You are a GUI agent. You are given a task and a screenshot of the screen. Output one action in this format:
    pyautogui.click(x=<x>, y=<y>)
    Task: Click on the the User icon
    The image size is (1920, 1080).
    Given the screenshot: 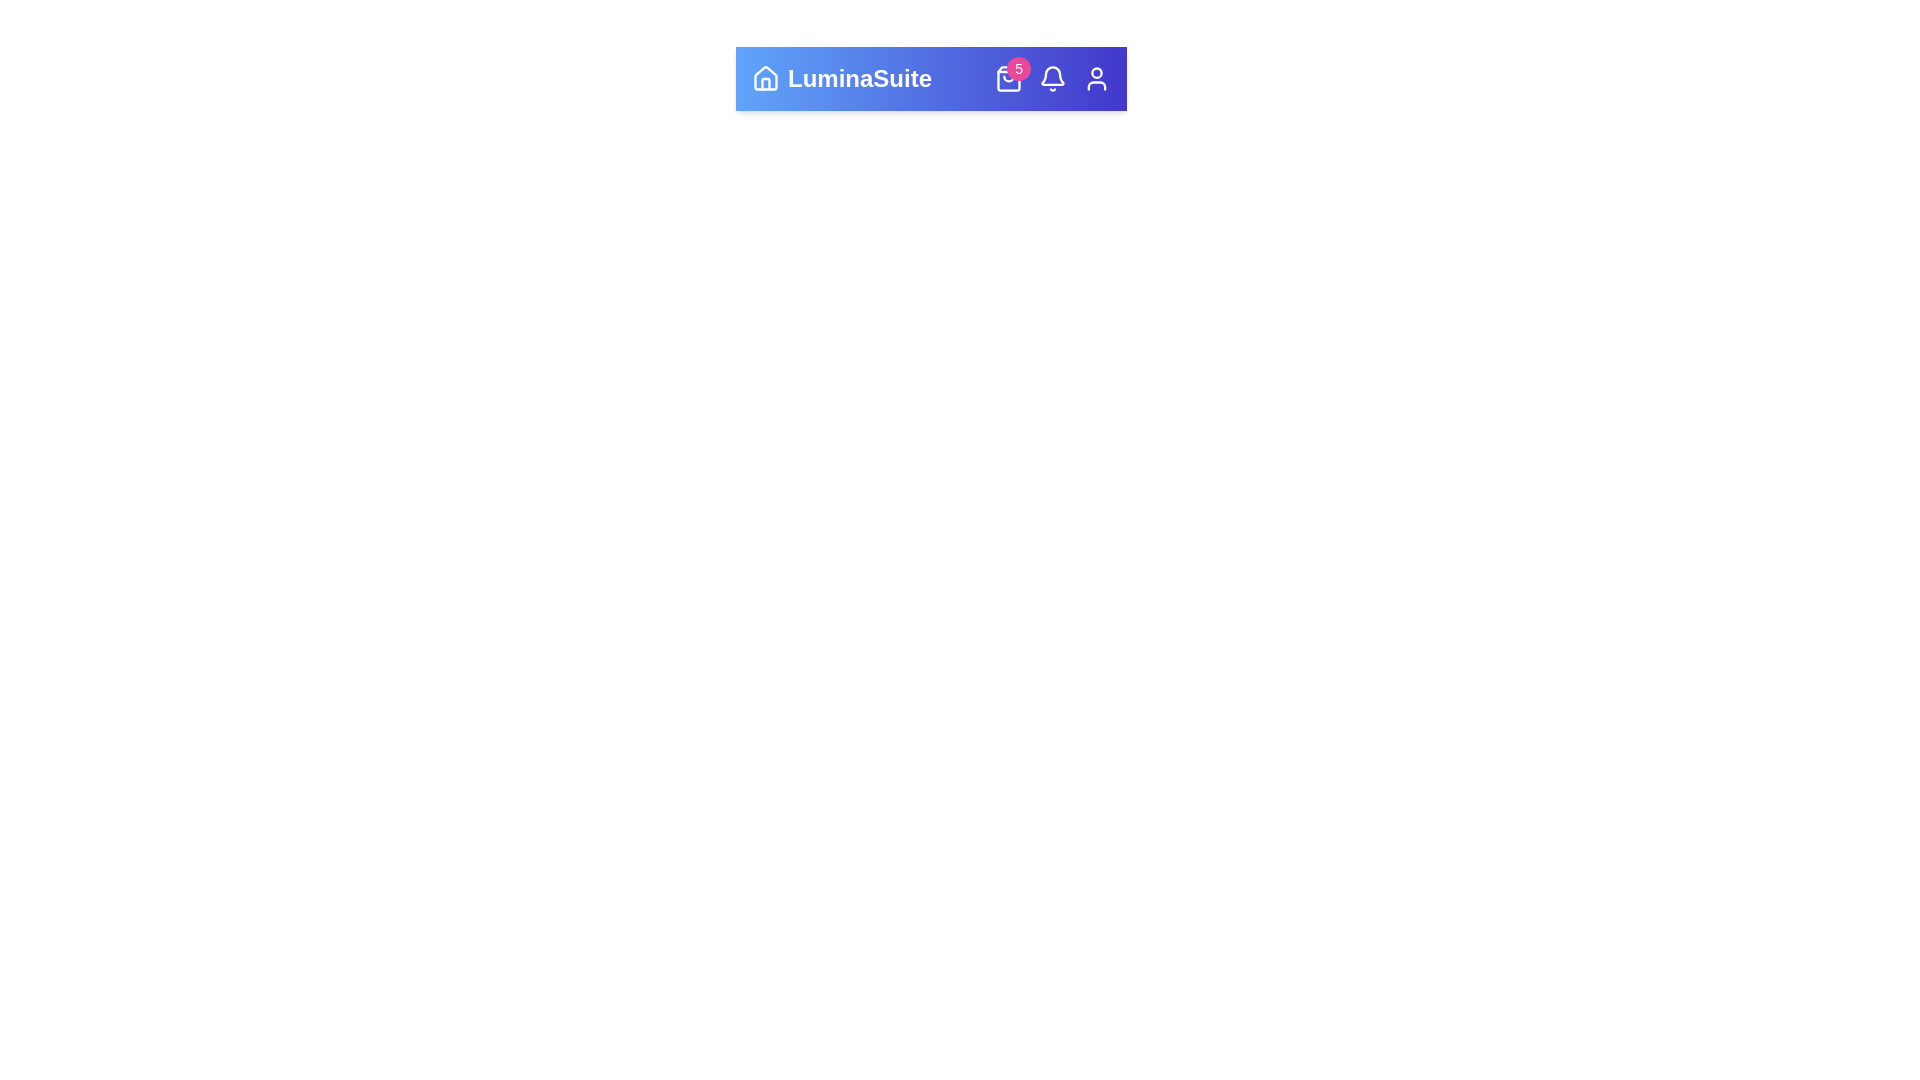 What is the action you would take?
    pyautogui.click(x=1096, y=77)
    